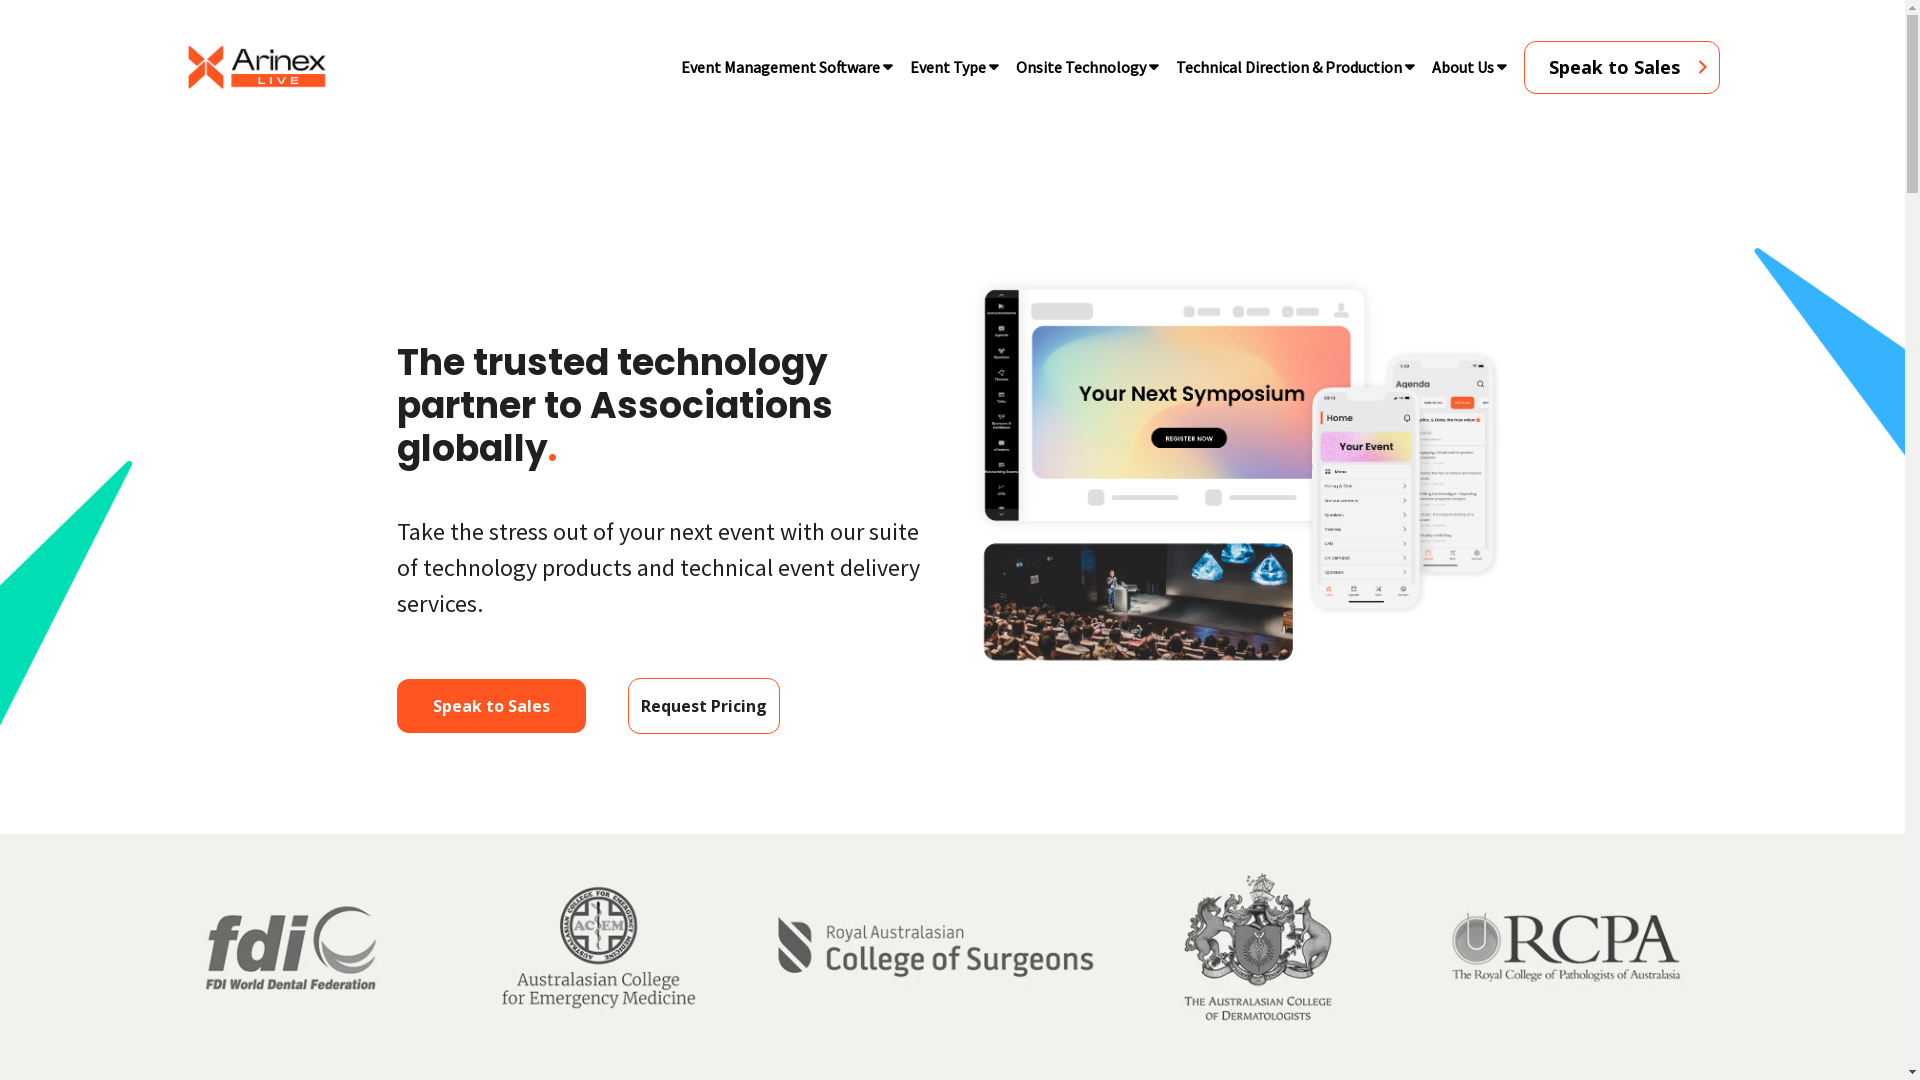 The height and width of the screenshot is (1080, 1920). What do you see at coordinates (1622, 65) in the screenshot?
I see `'Speak to Sales'` at bounding box center [1622, 65].